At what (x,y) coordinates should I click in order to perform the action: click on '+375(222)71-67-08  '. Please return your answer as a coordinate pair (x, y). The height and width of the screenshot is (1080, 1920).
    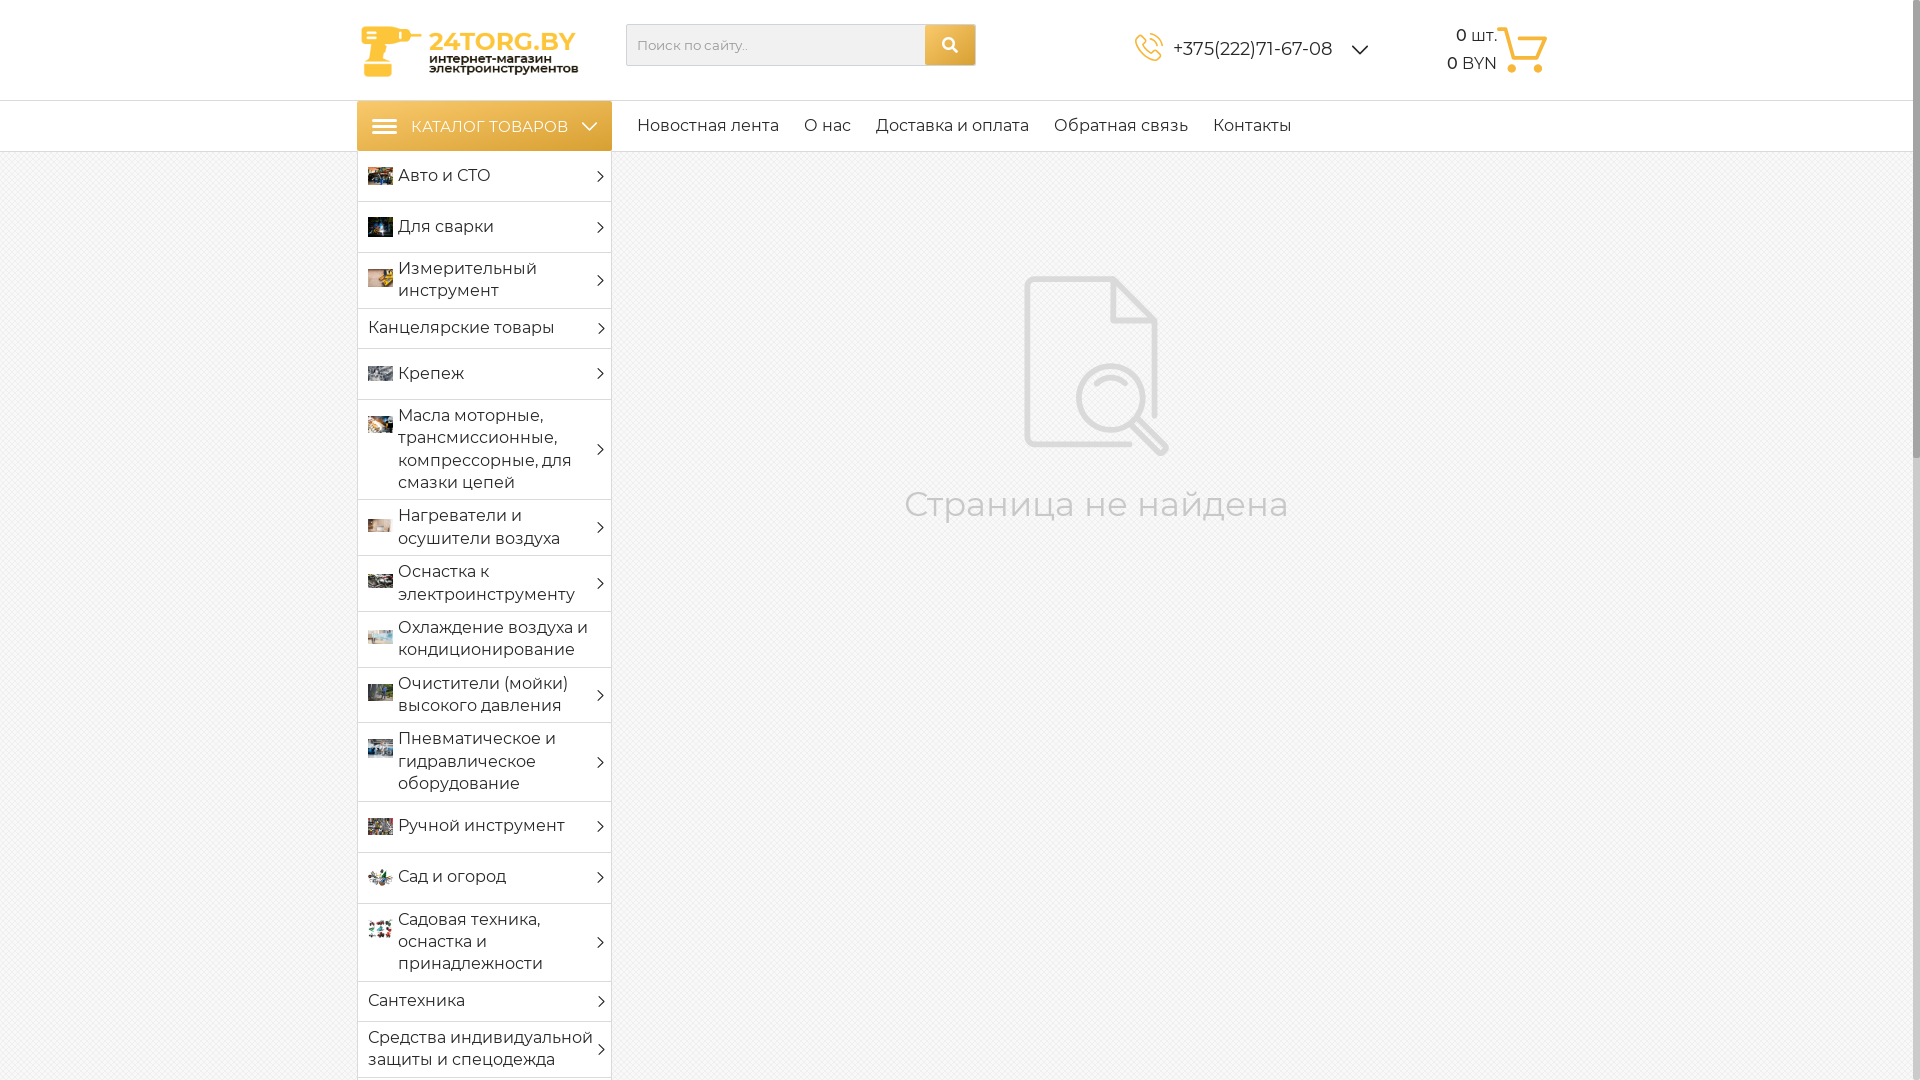
    Looking at the image, I should click on (1255, 48).